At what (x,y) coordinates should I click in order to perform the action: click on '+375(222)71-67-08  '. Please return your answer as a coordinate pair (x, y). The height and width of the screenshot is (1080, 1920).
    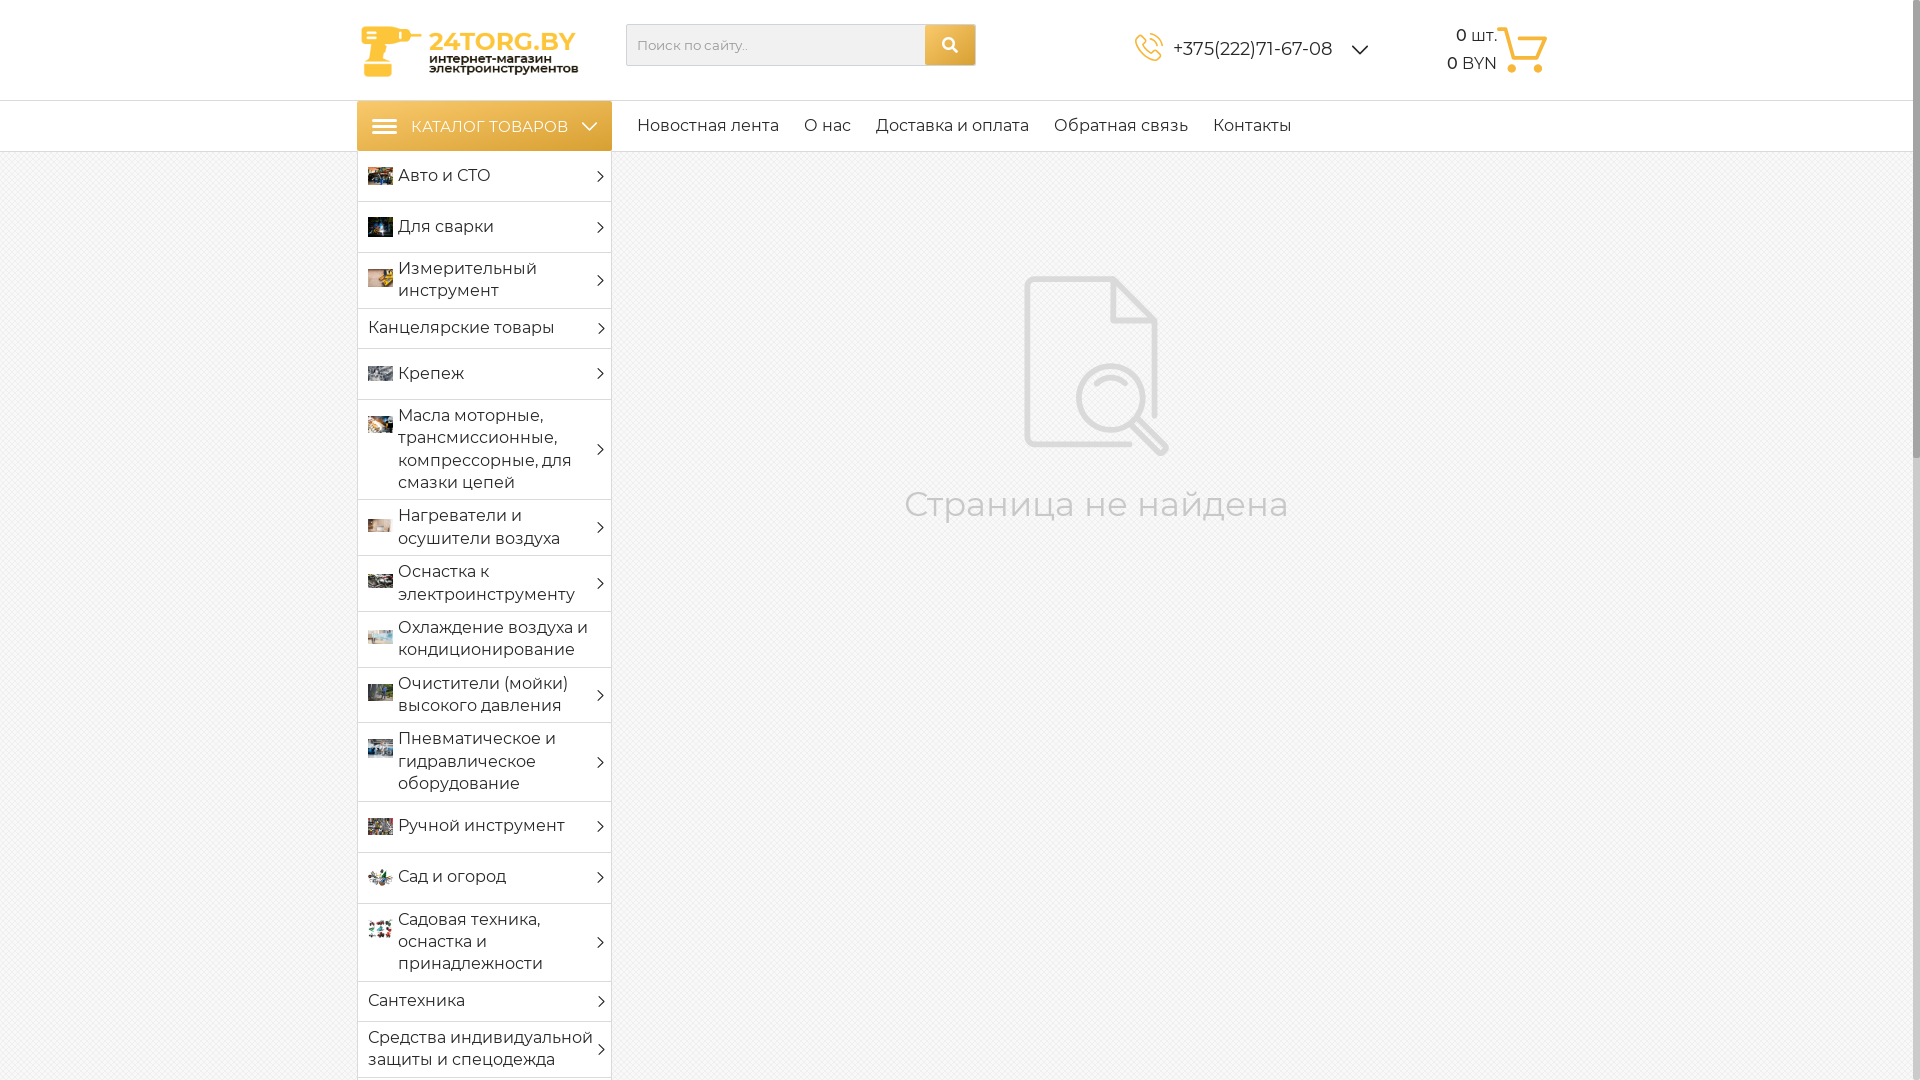
    Looking at the image, I should click on (1255, 48).